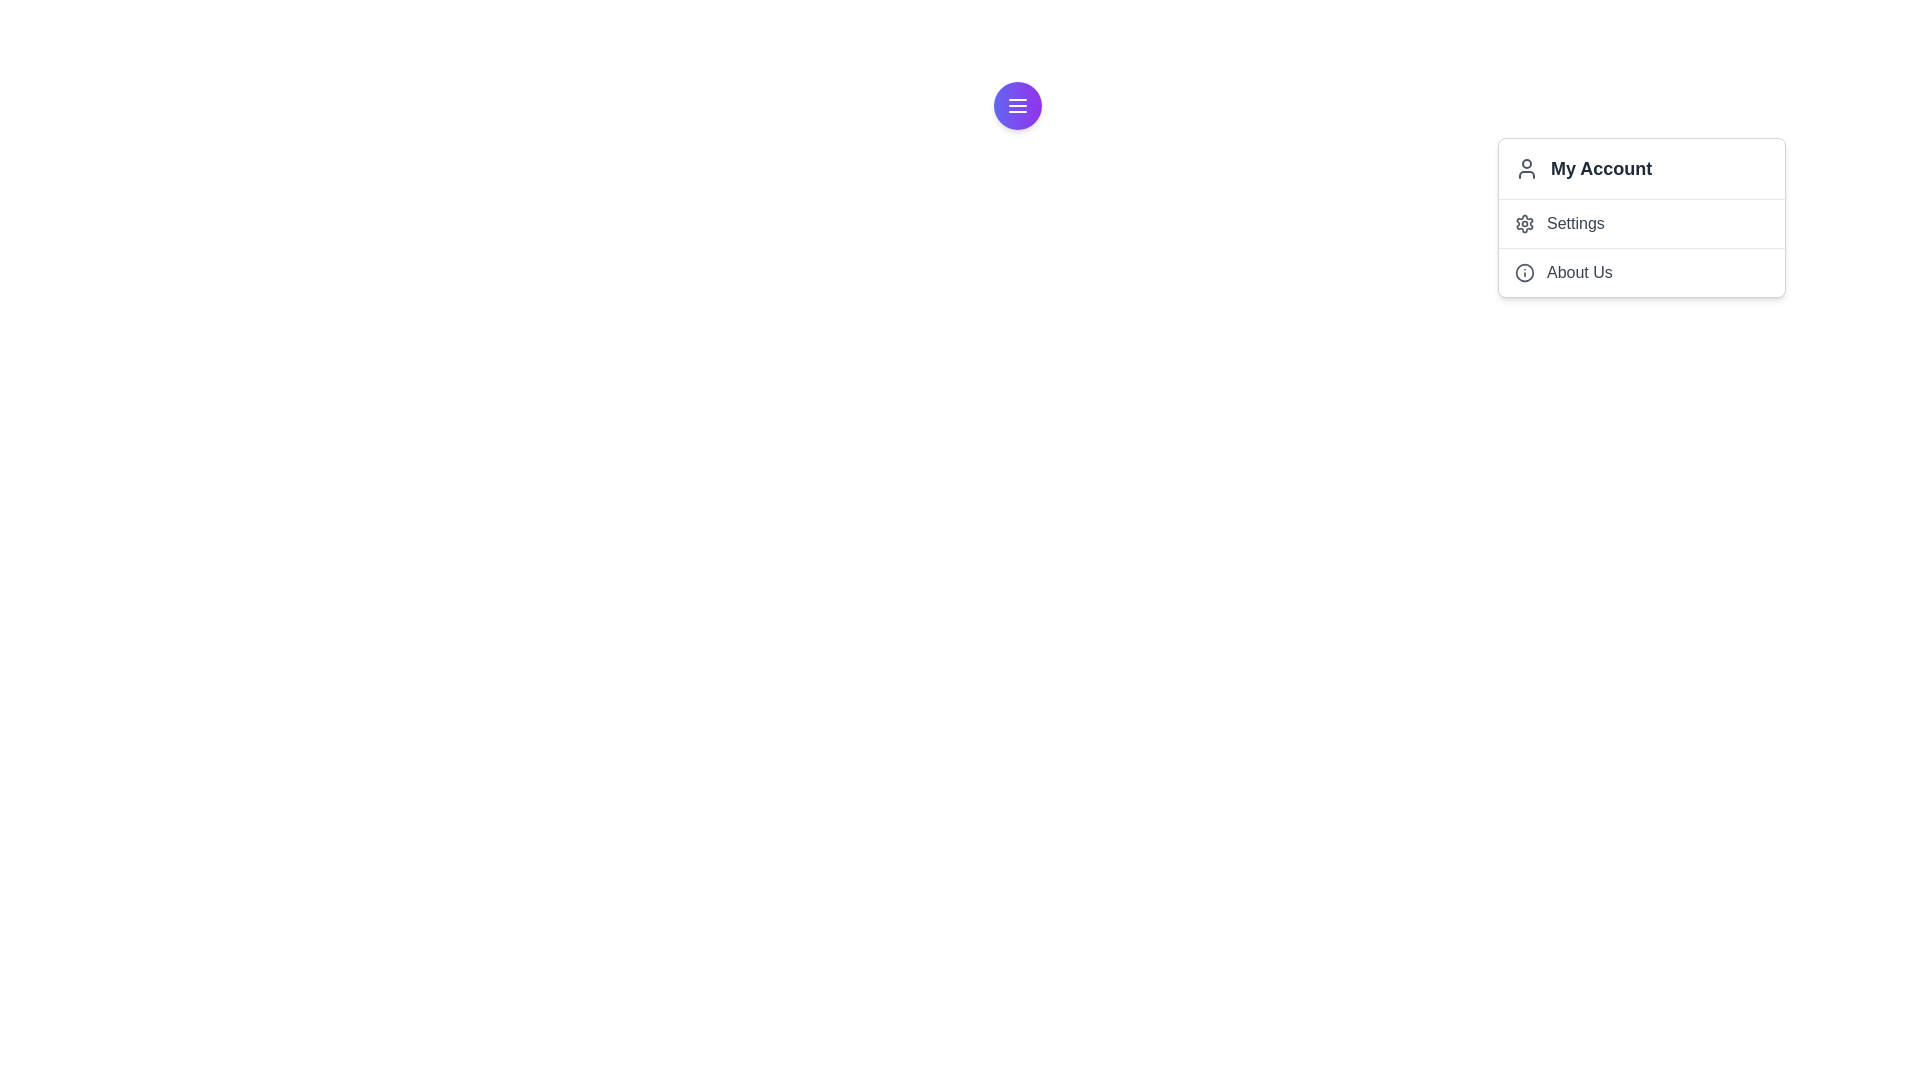 The width and height of the screenshot is (1920, 1080). Describe the element at coordinates (1641, 168) in the screenshot. I see `the 'My Account' menu item, which is the first item in the dropdown menu` at that location.